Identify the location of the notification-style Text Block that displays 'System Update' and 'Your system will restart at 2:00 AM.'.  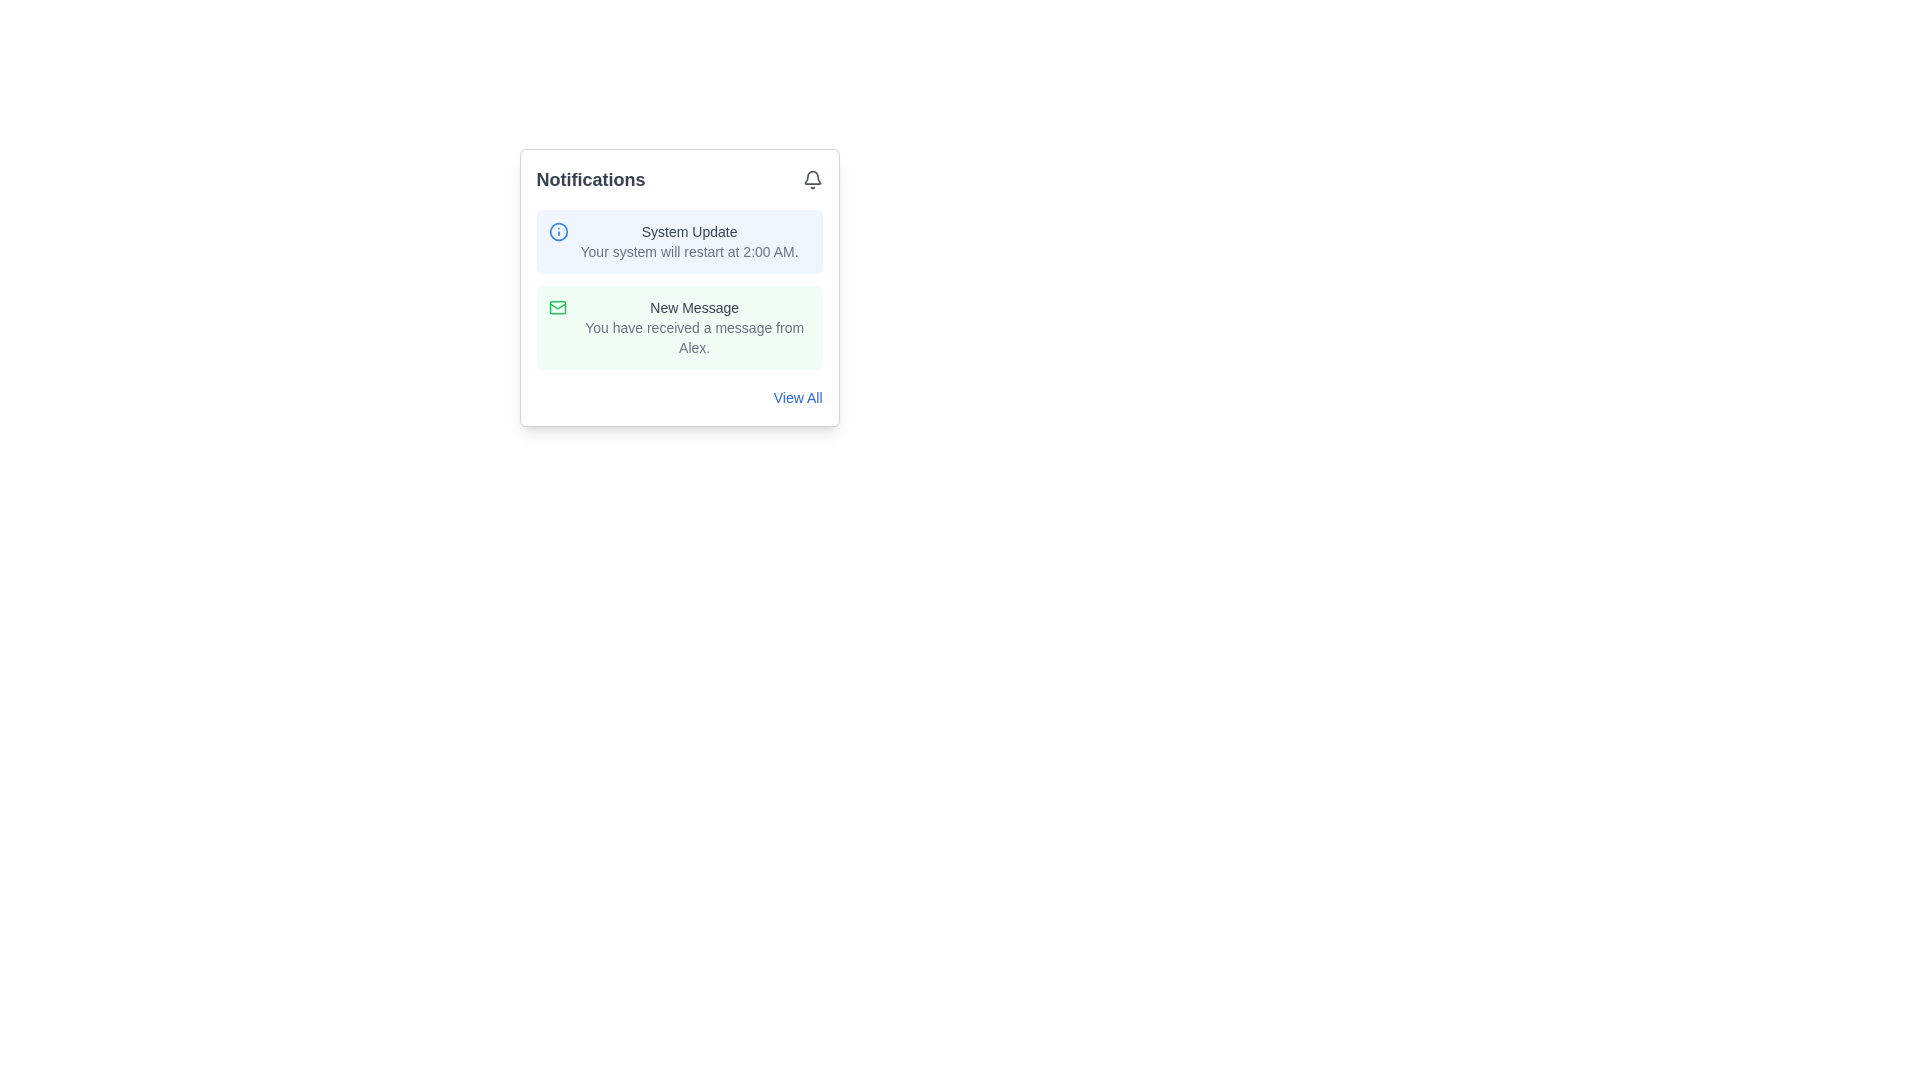
(689, 241).